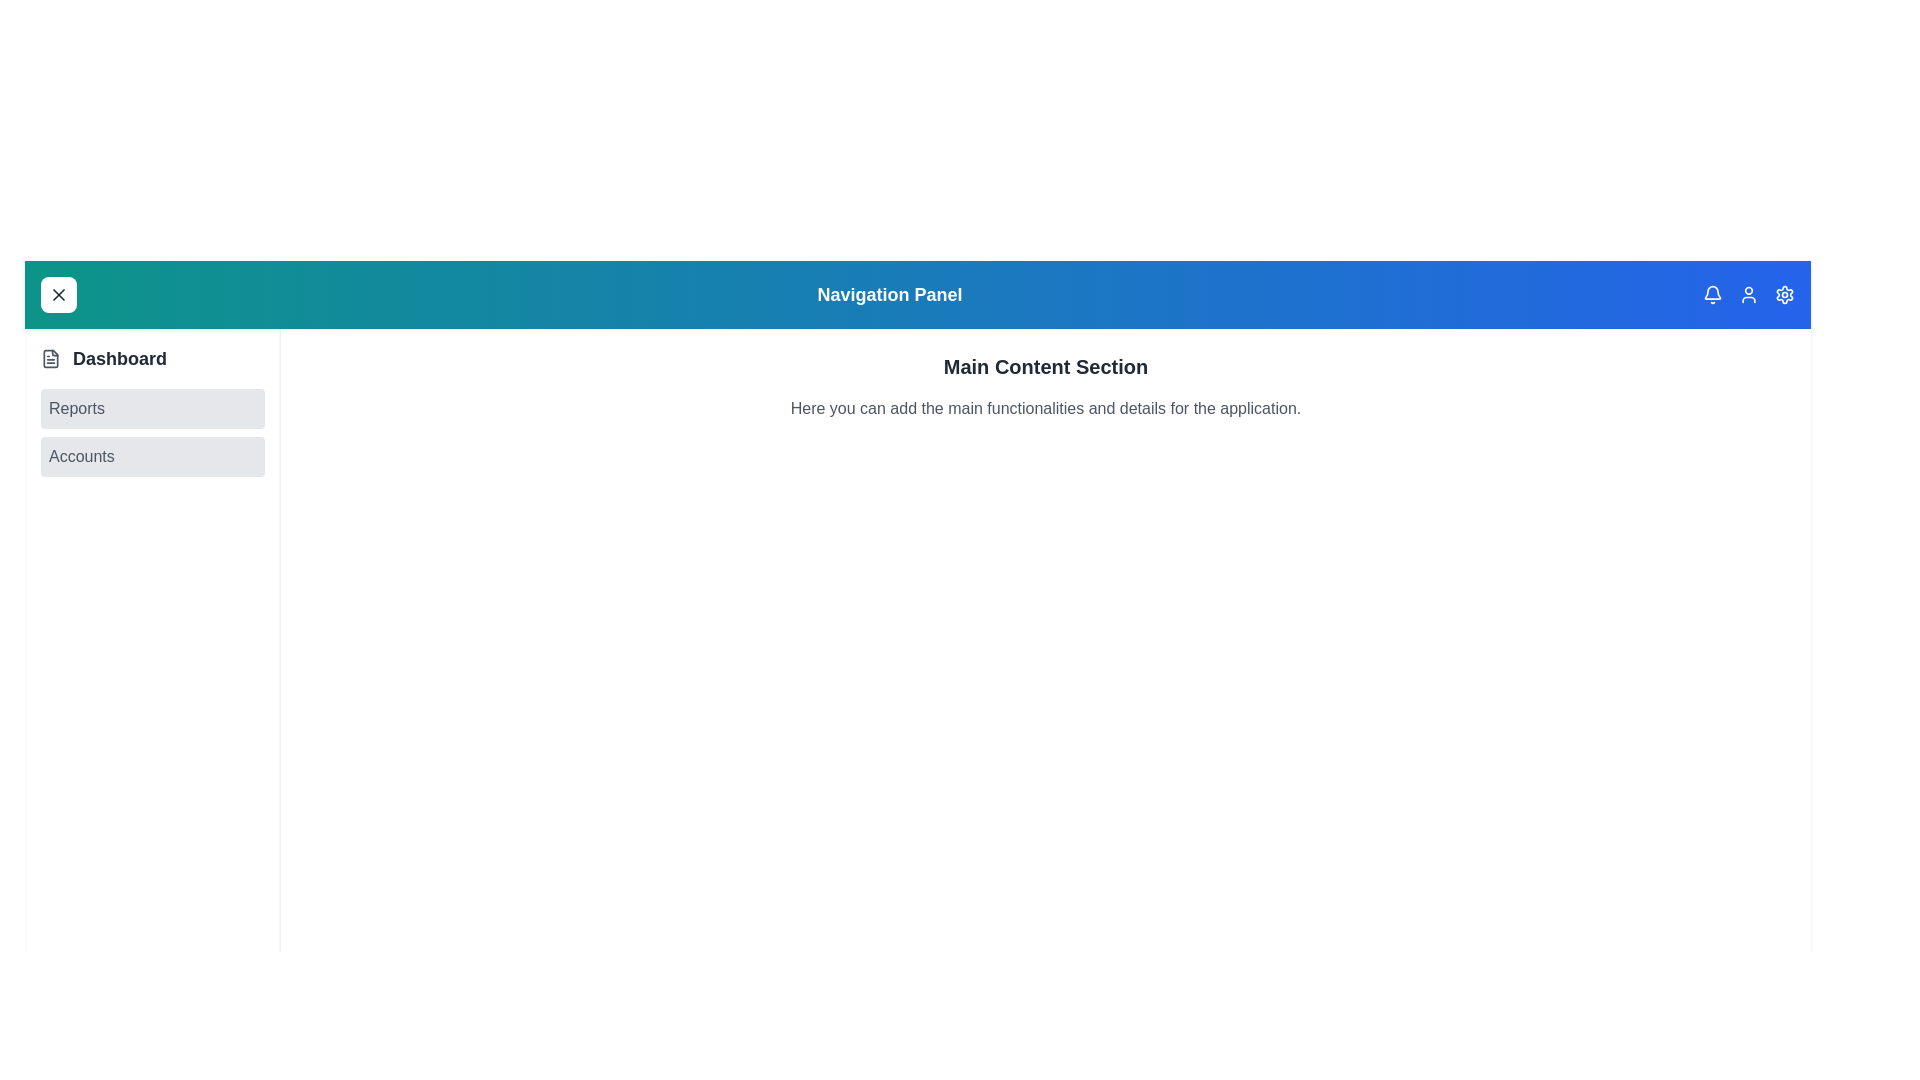  I want to click on the prominent text label displaying 'Main Content Section', which serves as the header for the section, so click(1045, 366).